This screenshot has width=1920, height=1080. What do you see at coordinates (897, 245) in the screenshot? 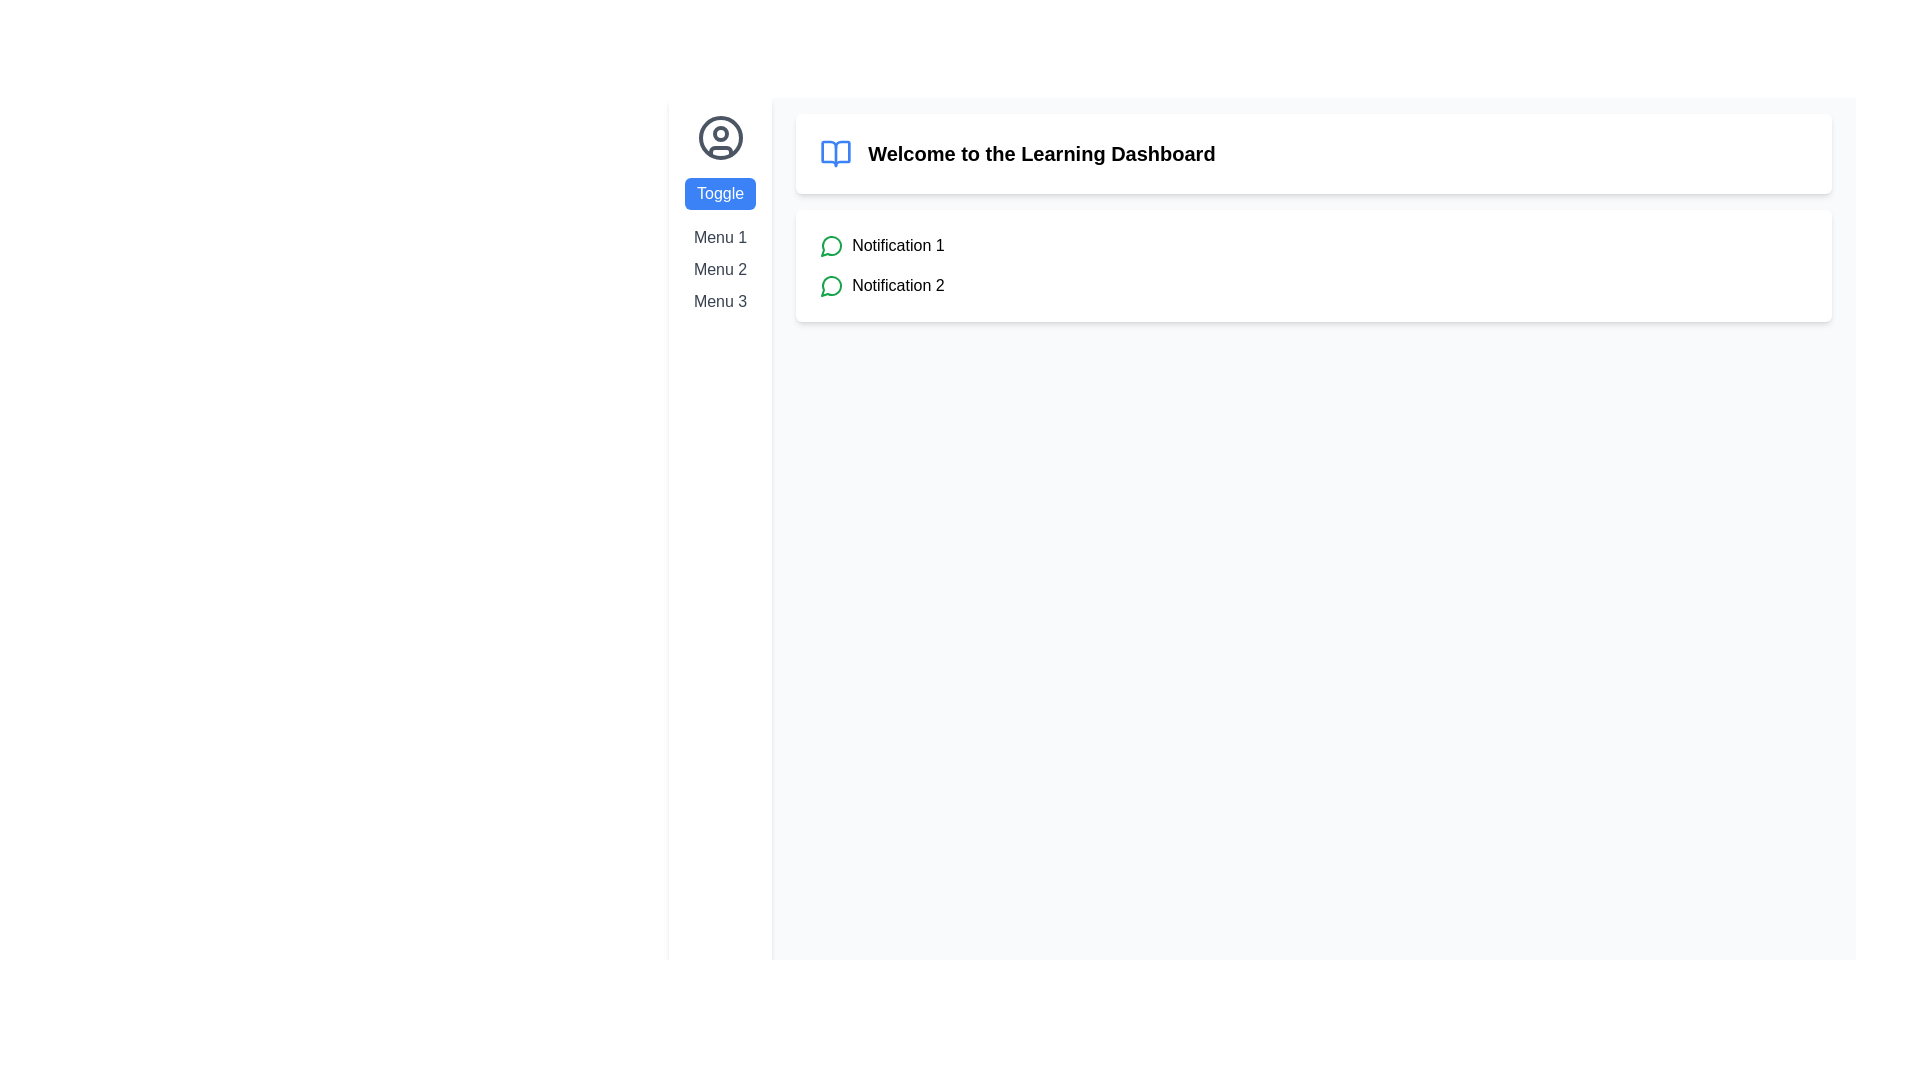
I see `the text label displaying 'Notification 1', which is positioned to the right of a green circular icon with a speech bubble symbol` at bounding box center [897, 245].